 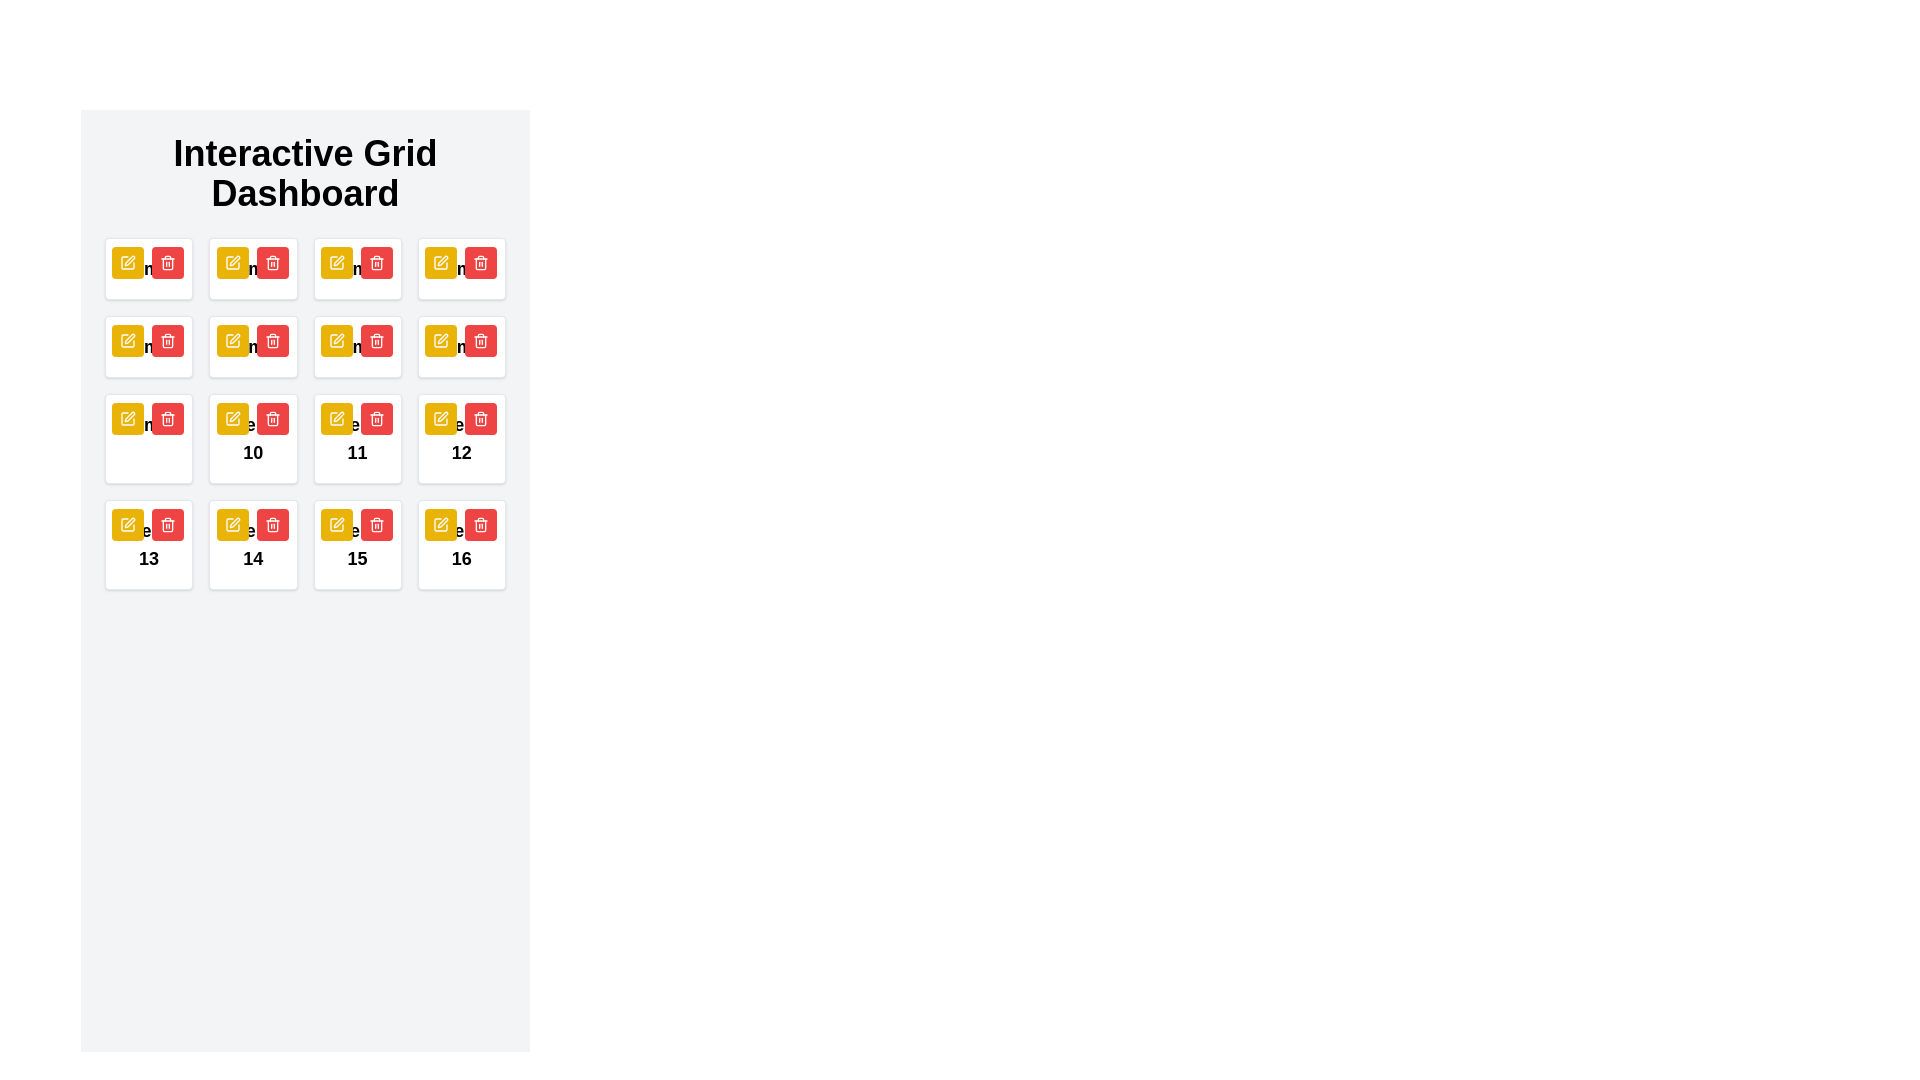 What do you see at coordinates (376, 418) in the screenshot?
I see `the trash icon located in the fourth row and third column of the grid layout, which serves as a delete button within a red button on a white card` at bounding box center [376, 418].